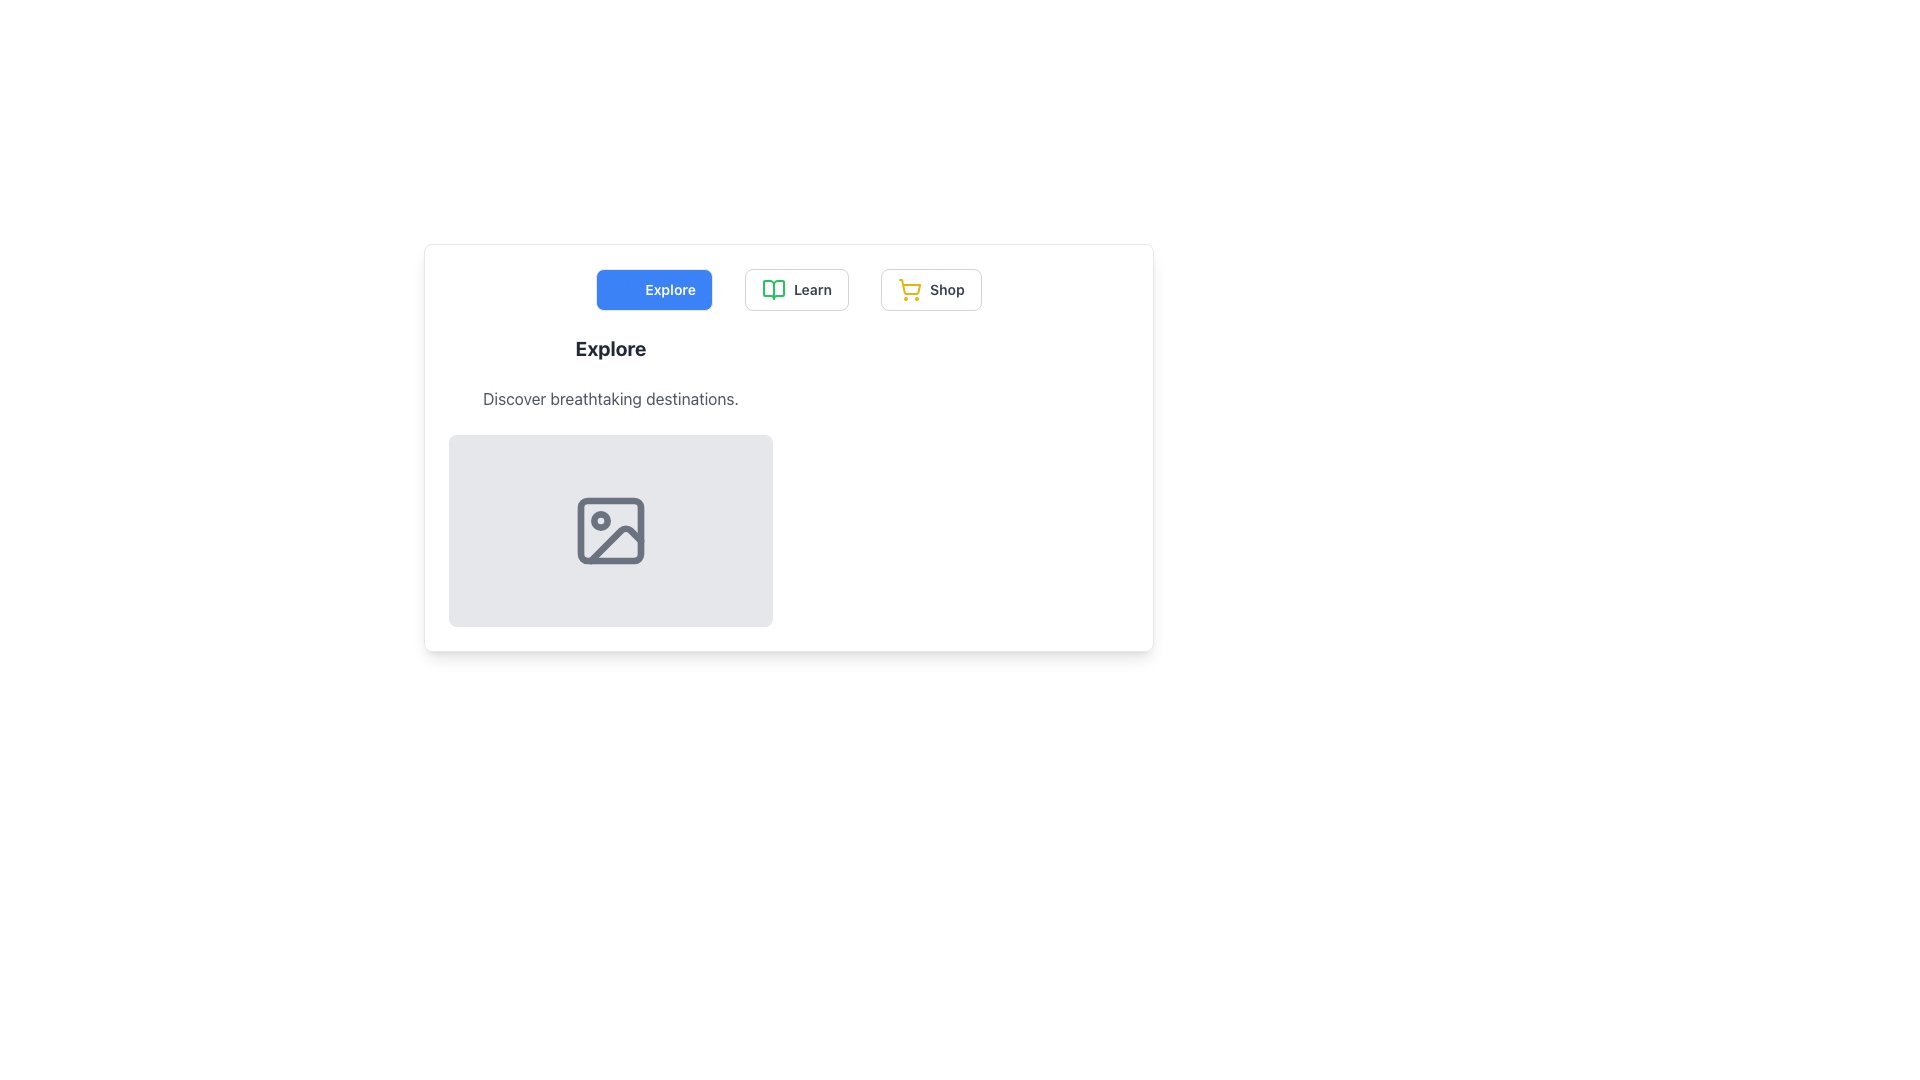 The height and width of the screenshot is (1080, 1920). What do you see at coordinates (599, 519) in the screenshot?
I see `the Decorative Dot located within the top-left portion of the icon graphic resembling an image, which is part of a rectangular boundary with a diagonal line` at bounding box center [599, 519].